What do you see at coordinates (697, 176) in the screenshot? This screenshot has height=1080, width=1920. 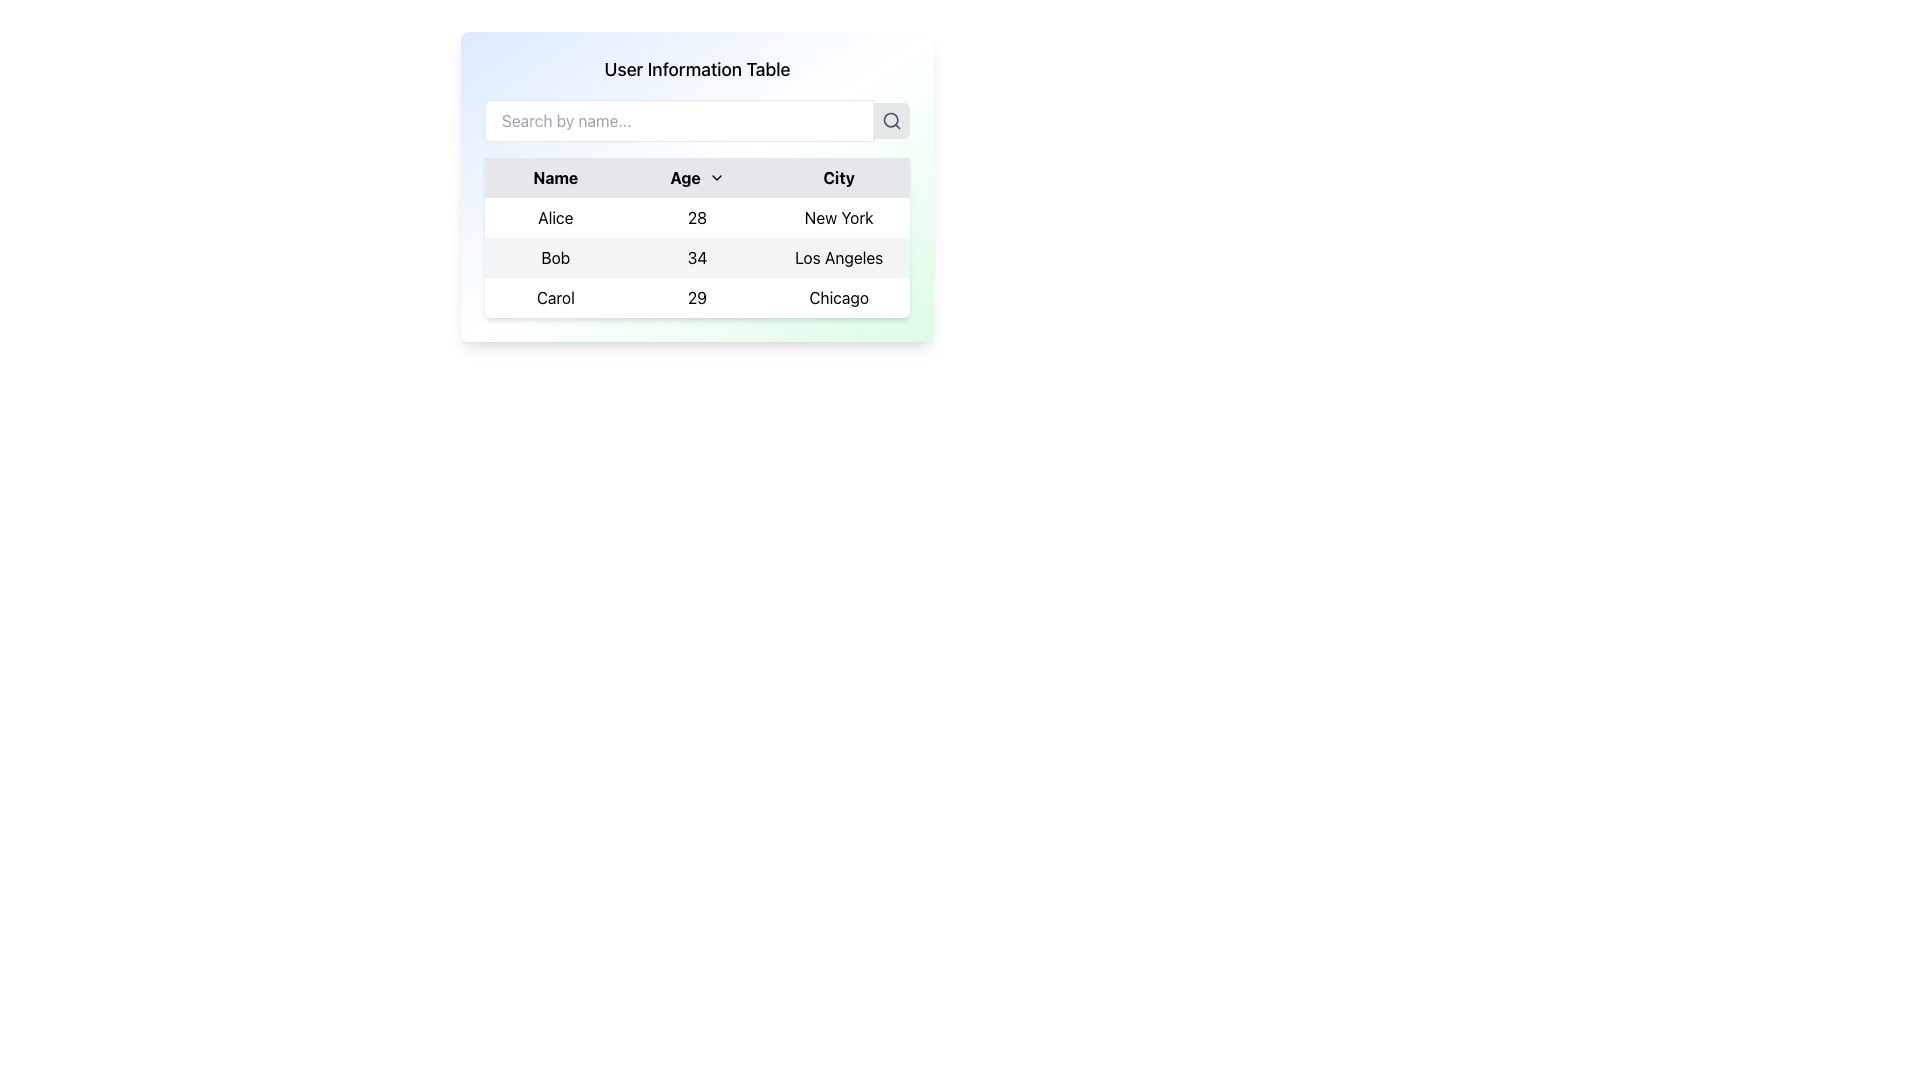 I see `the 'Age' sortable table header` at bounding box center [697, 176].